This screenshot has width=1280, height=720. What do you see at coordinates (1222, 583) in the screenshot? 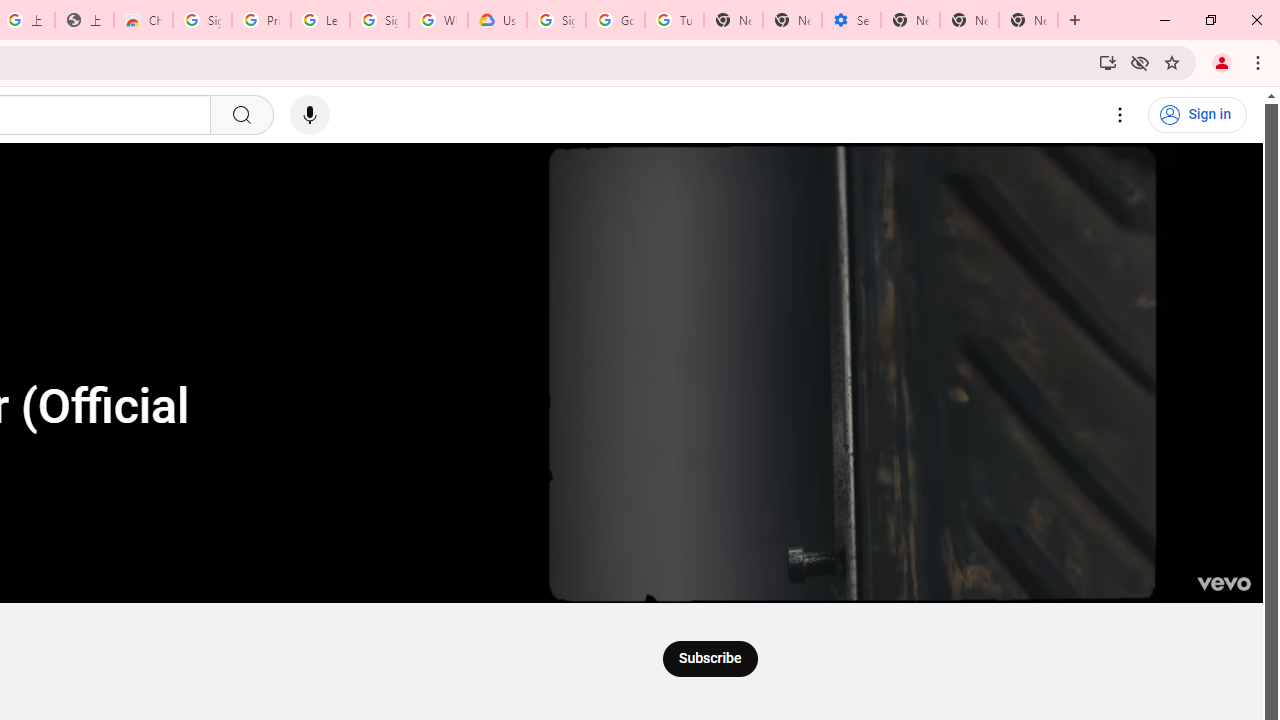
I see `'Channel watermark'` at bounding box center [1222, 583].